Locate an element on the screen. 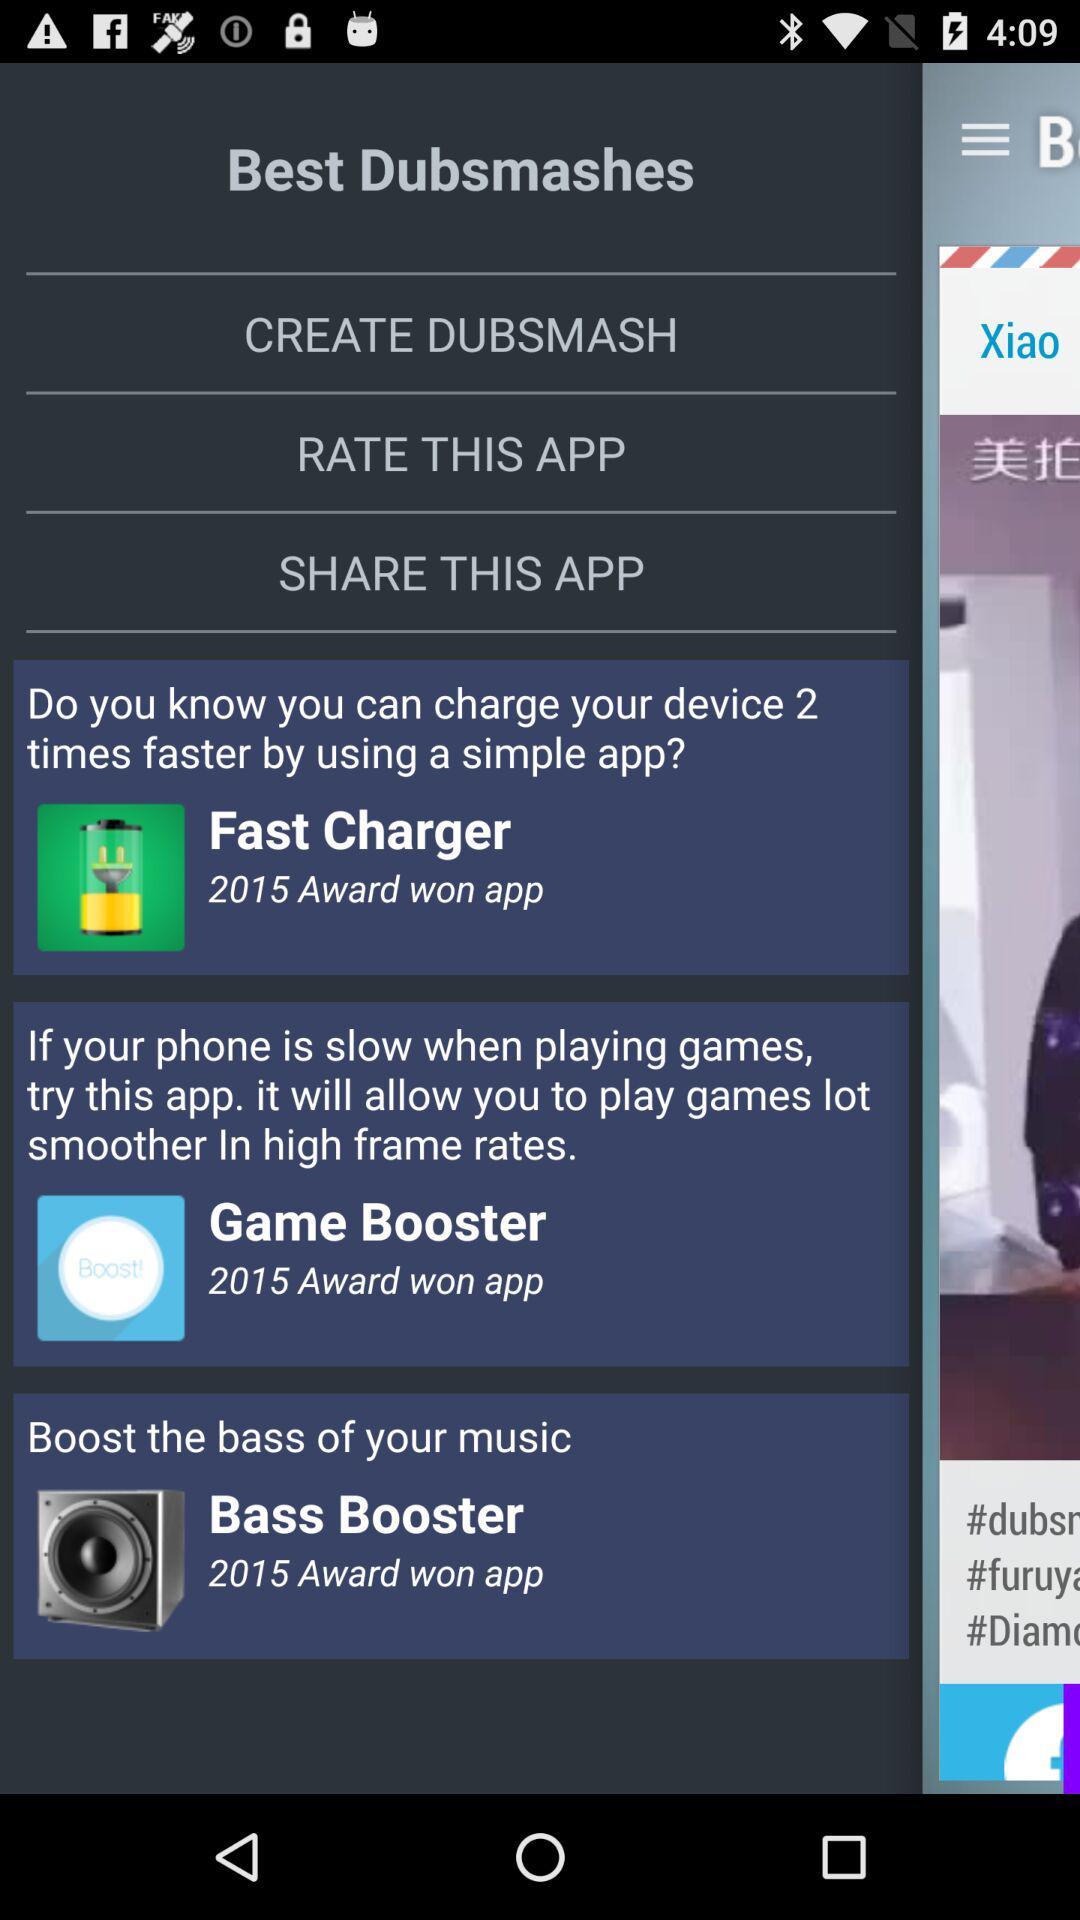 The width and height of the screenshot is (1080, 1920). icon to the right of rate this app app is located at coordinates (1009, 936).